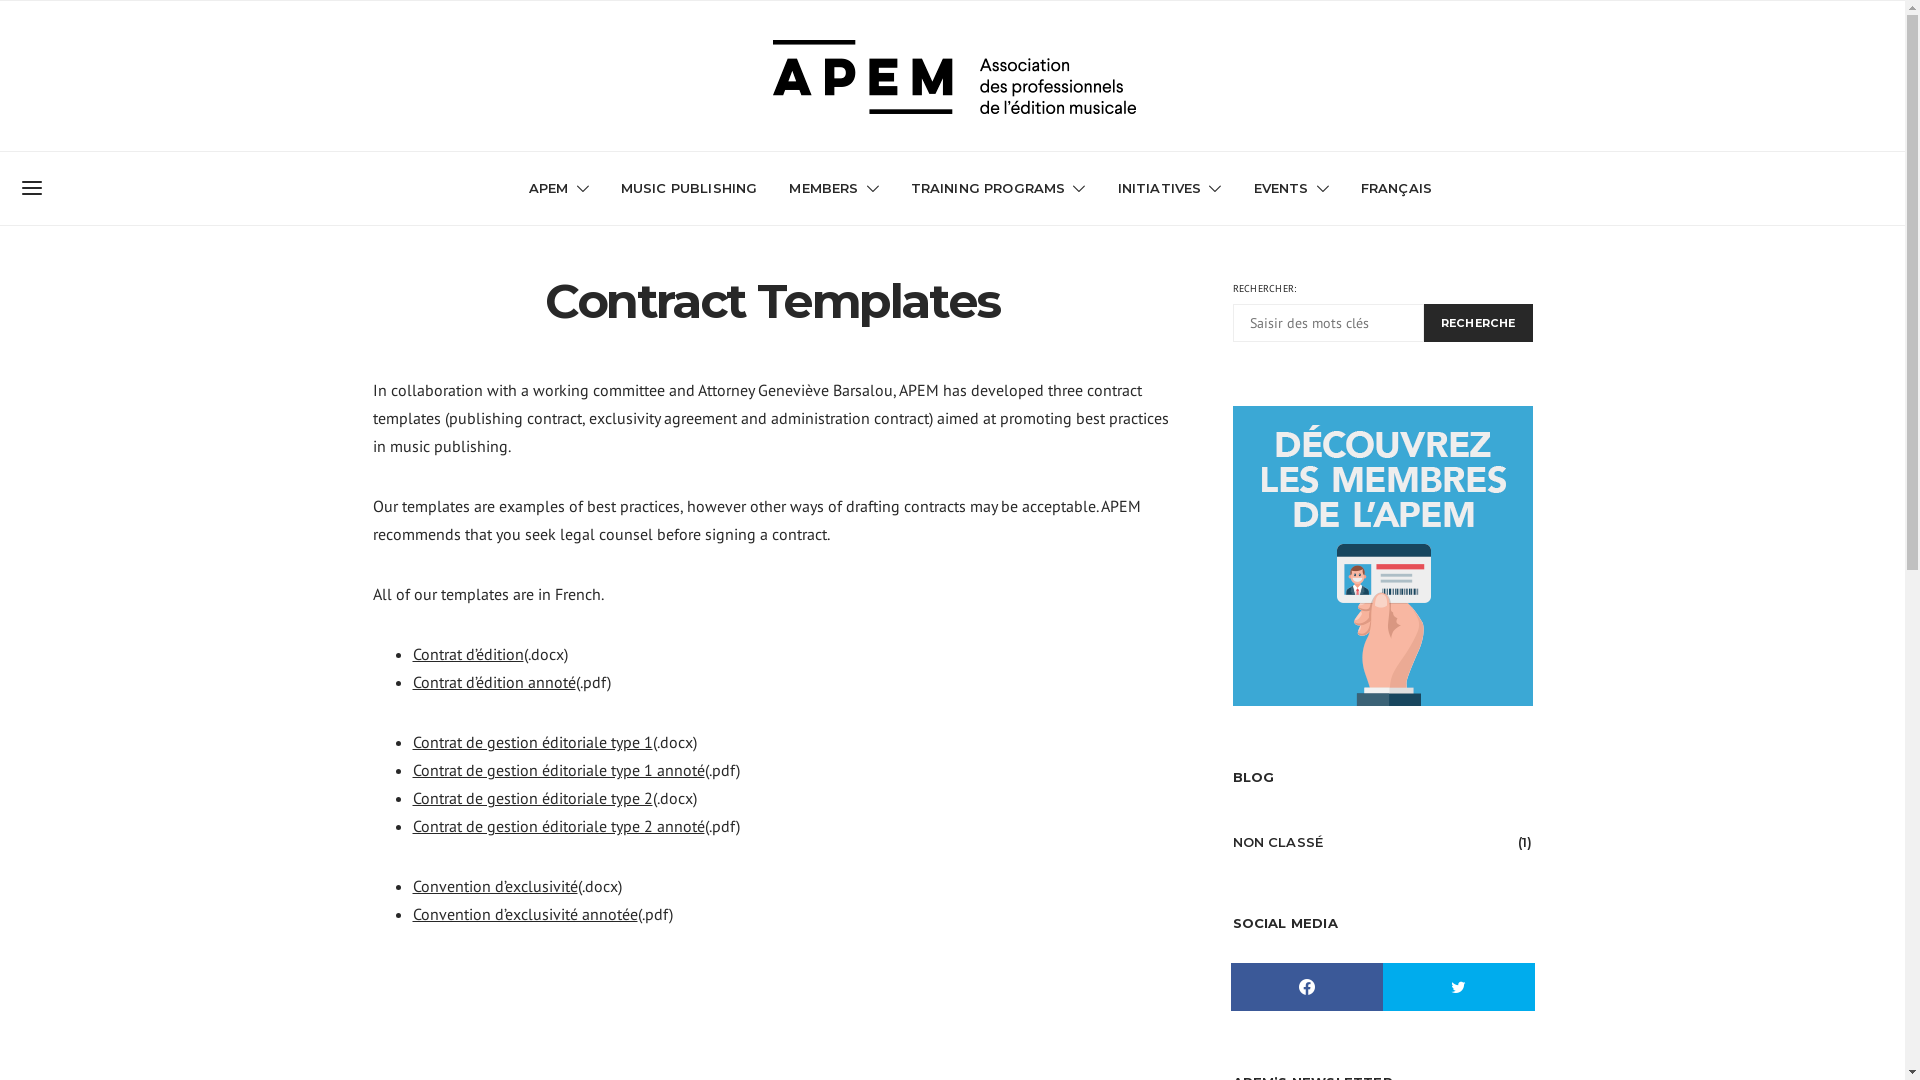 Image resolution: width=1920 pixels, height=1080 pixels. I want to click on 'TRAINING PROGRAMS', so click(998, 188).